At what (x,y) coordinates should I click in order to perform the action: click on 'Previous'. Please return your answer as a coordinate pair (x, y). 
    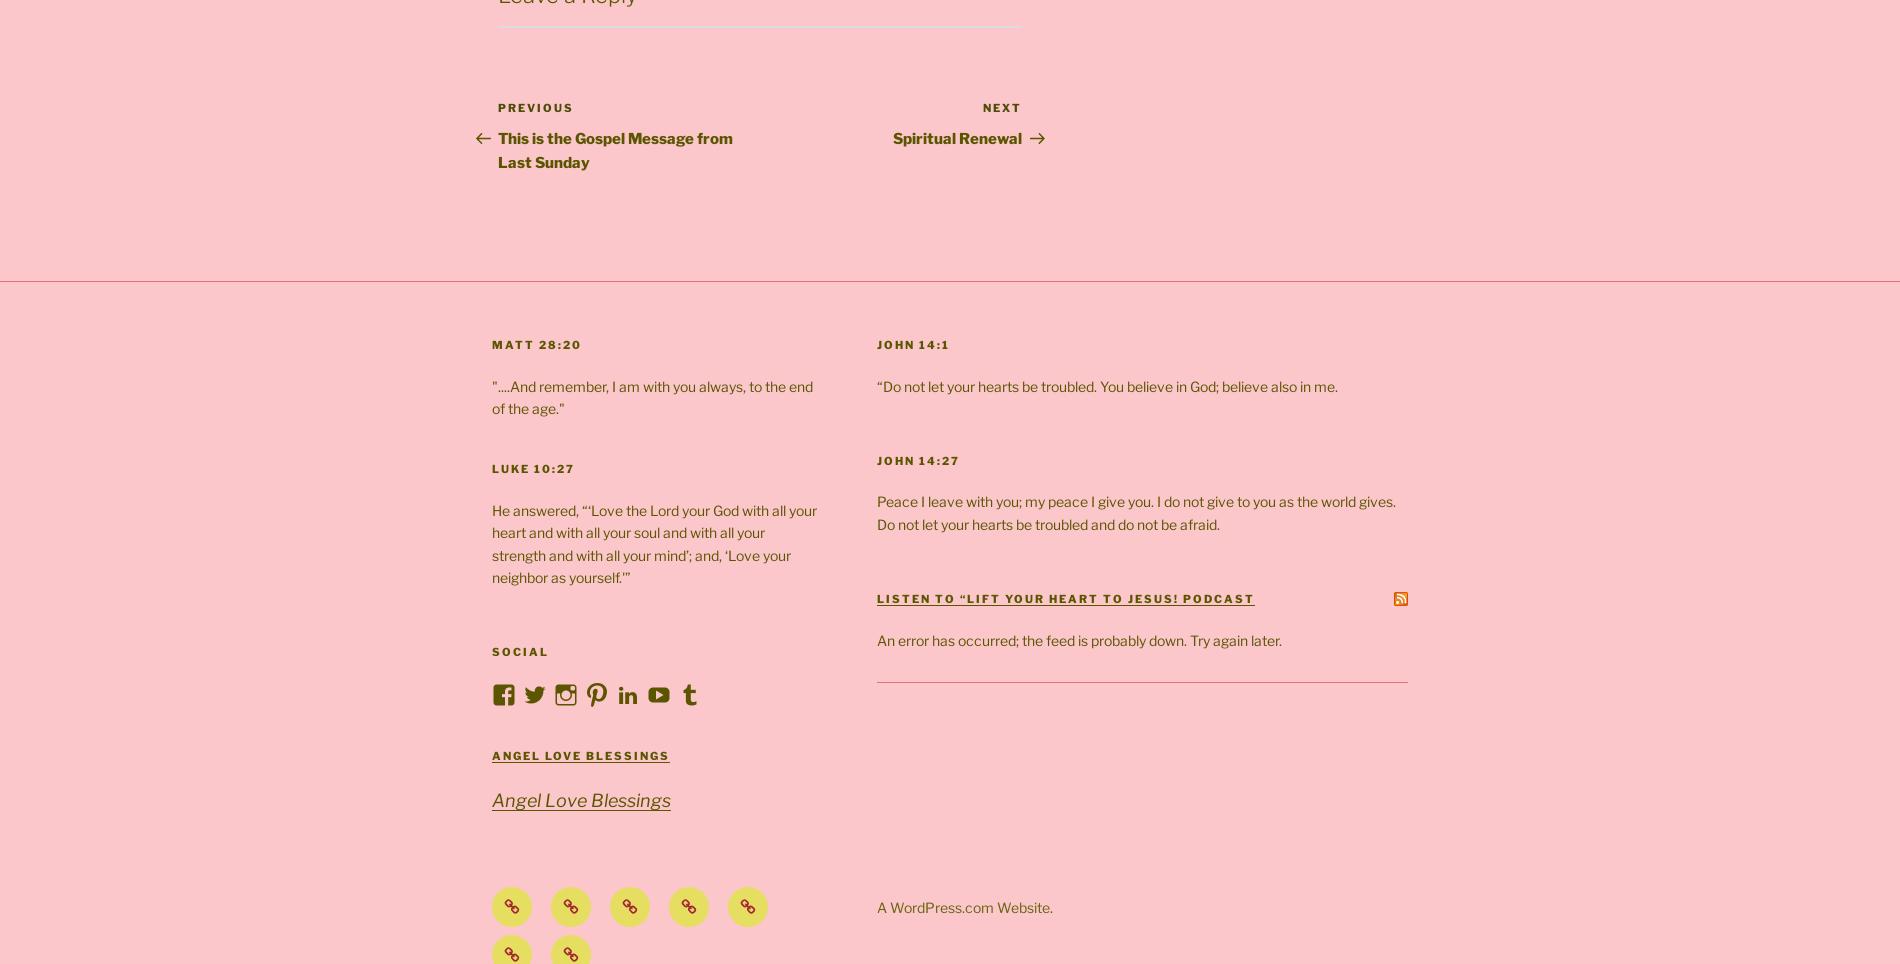
    Looking at the image, I should click on (535, 106).